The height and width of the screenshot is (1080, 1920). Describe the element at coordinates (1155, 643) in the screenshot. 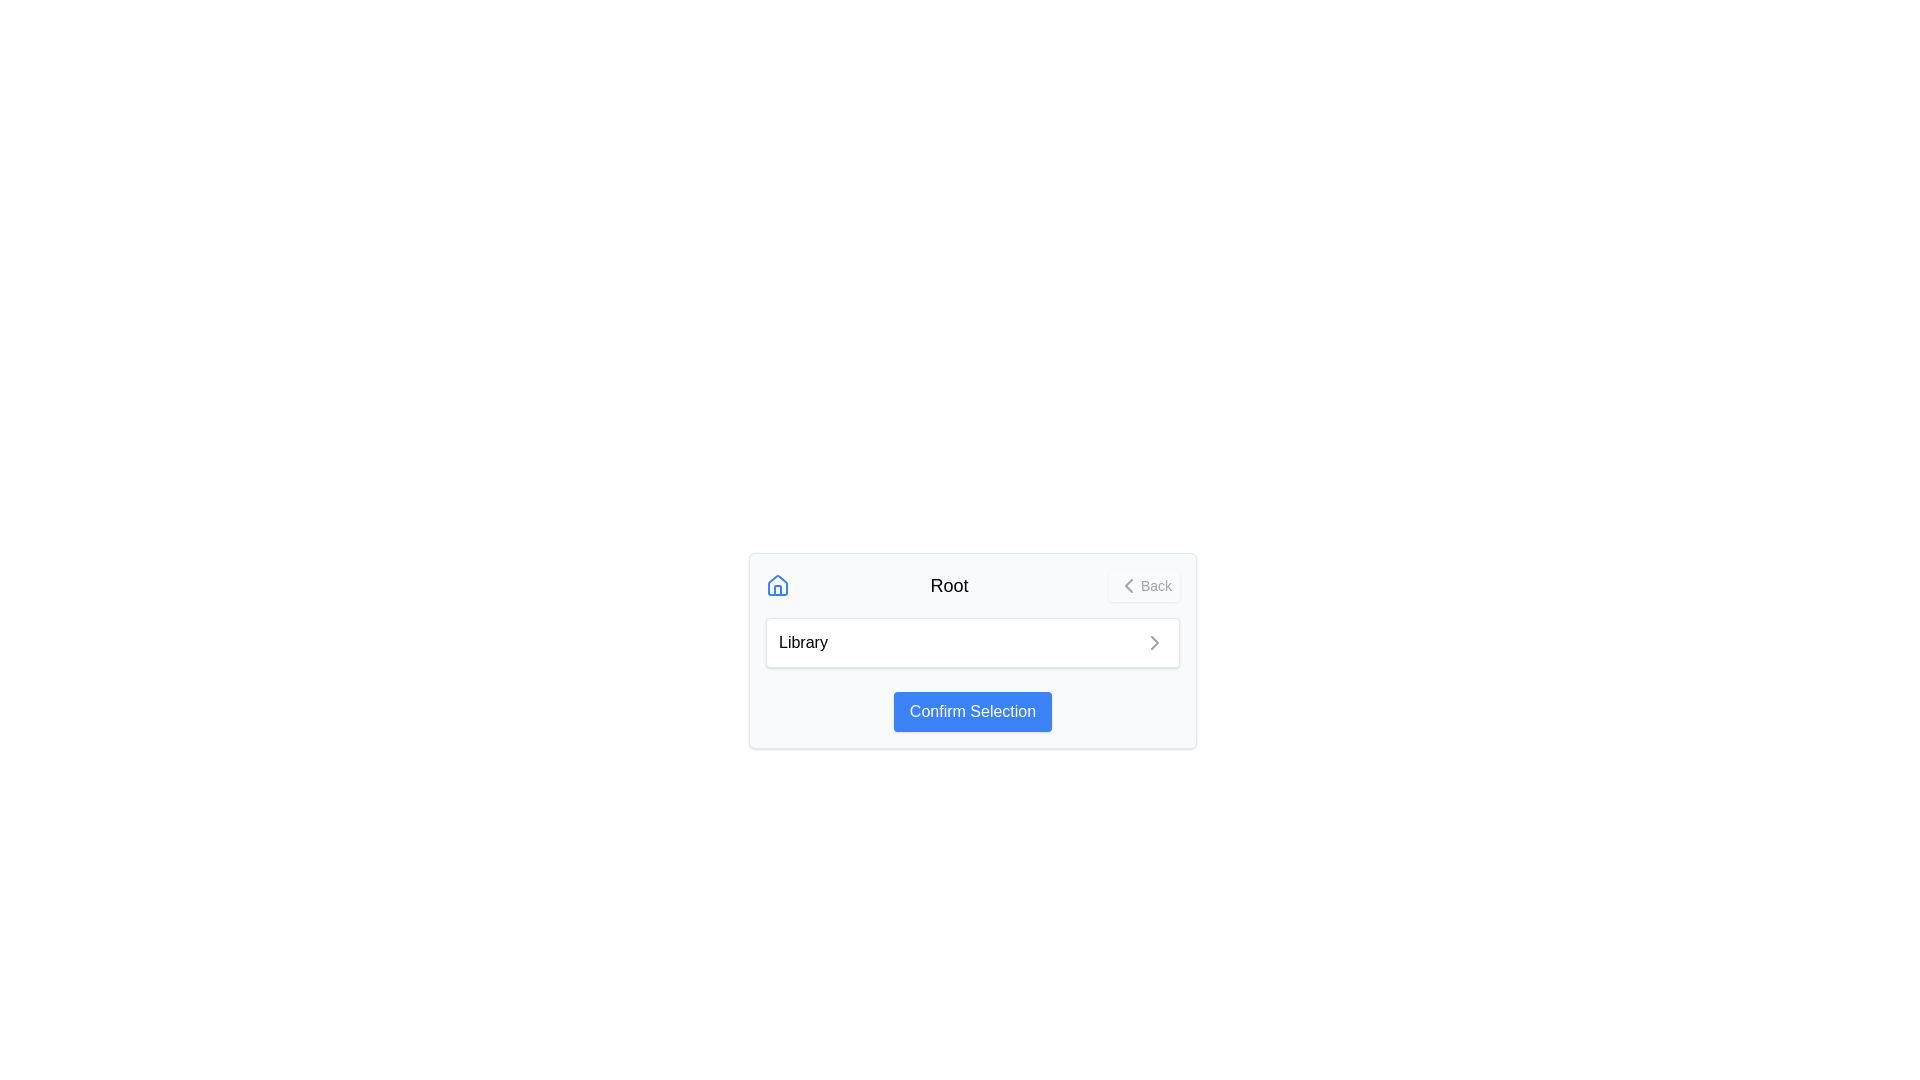

I see `the chevron icon located next to the 'Library' label at the bottom central part of the display` at that location.